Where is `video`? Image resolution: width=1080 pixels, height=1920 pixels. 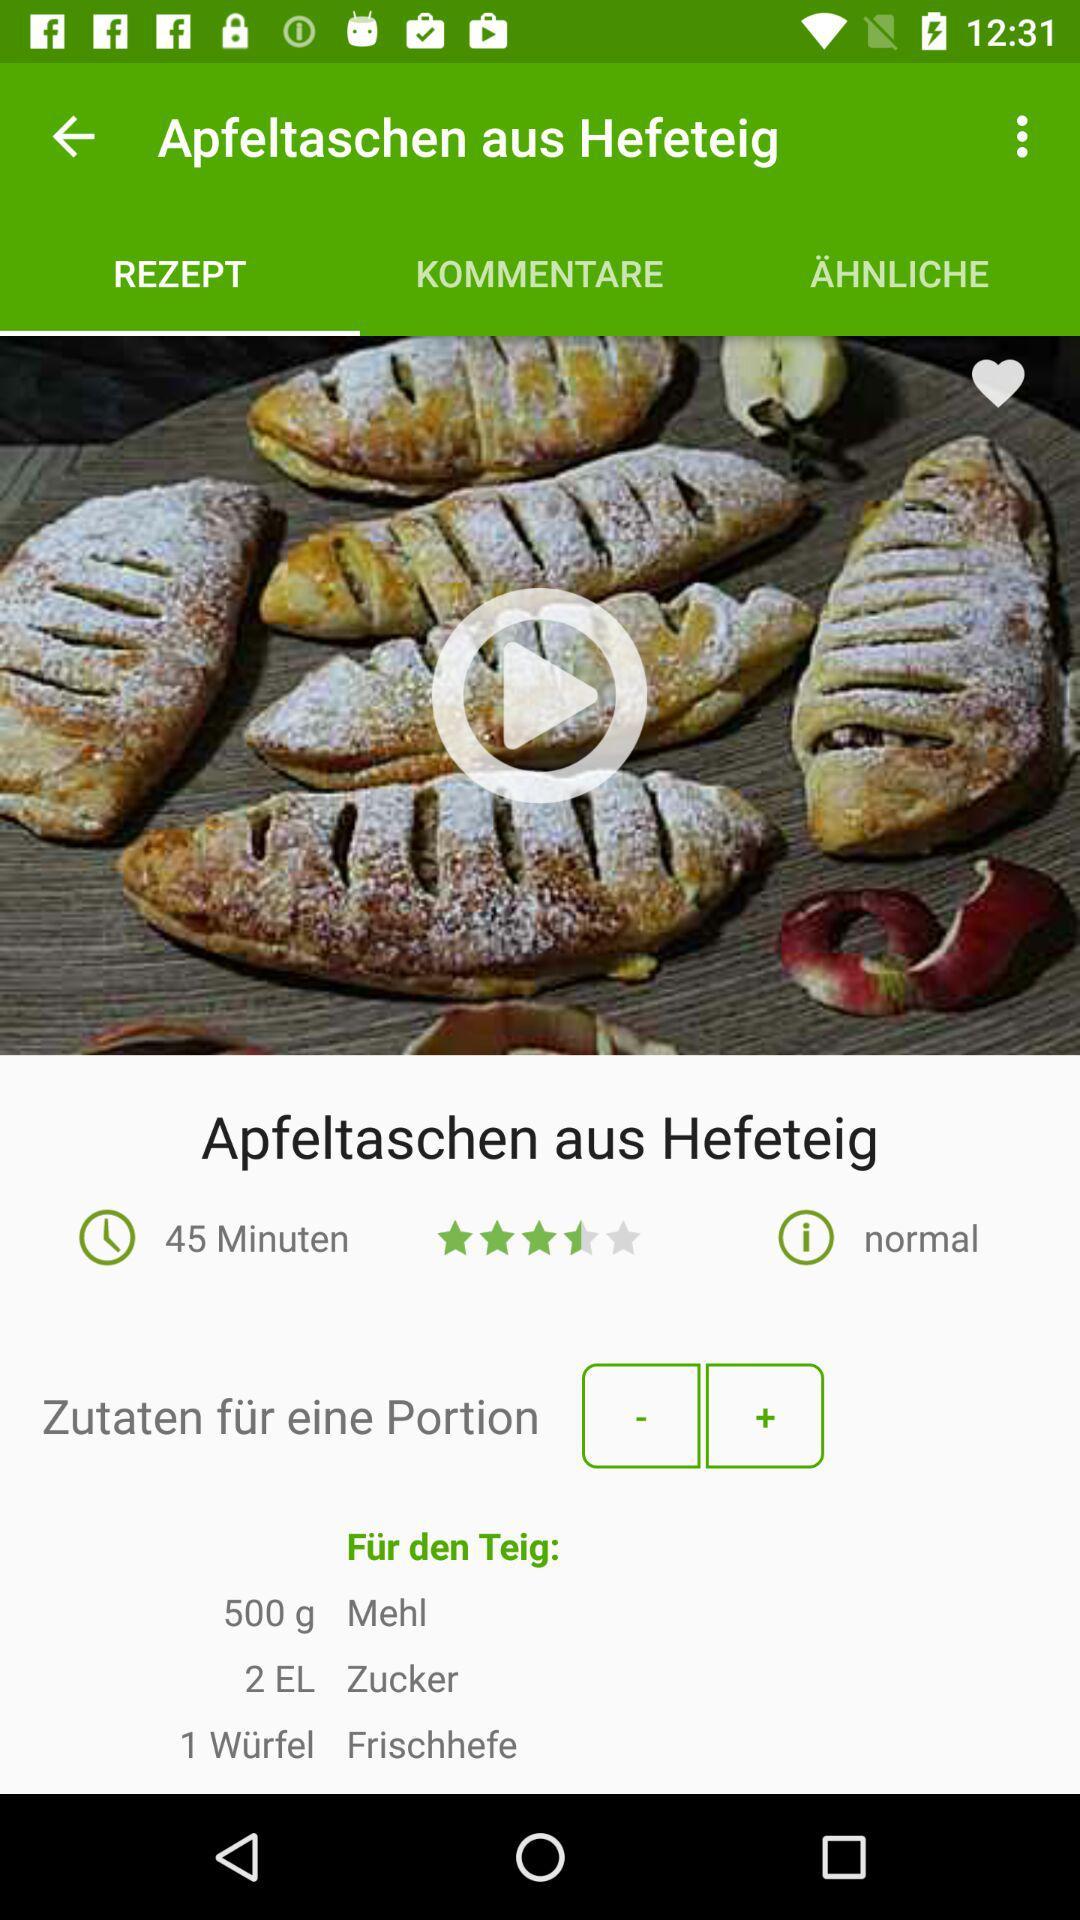
video is located at coordinates (540, 695).